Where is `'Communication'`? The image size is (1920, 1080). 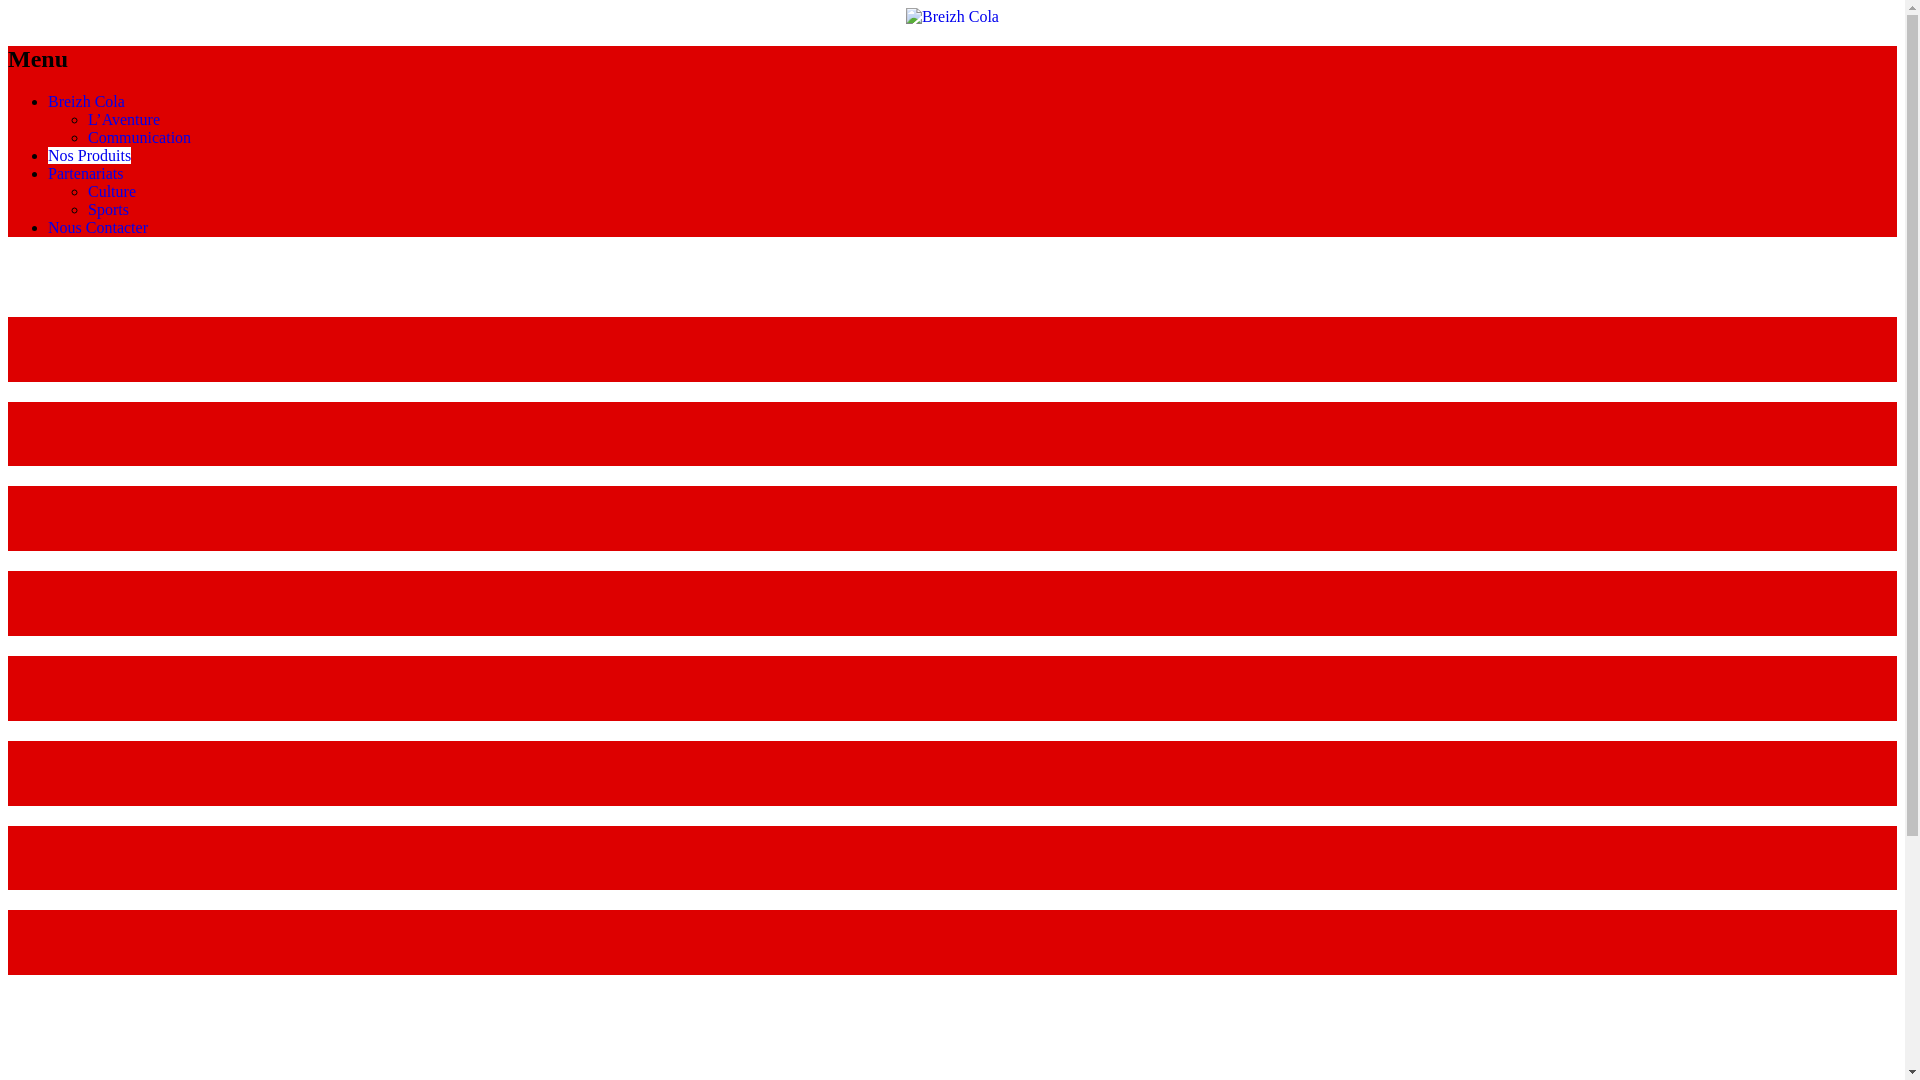 'Communication' is located at coordinates (138, 136).